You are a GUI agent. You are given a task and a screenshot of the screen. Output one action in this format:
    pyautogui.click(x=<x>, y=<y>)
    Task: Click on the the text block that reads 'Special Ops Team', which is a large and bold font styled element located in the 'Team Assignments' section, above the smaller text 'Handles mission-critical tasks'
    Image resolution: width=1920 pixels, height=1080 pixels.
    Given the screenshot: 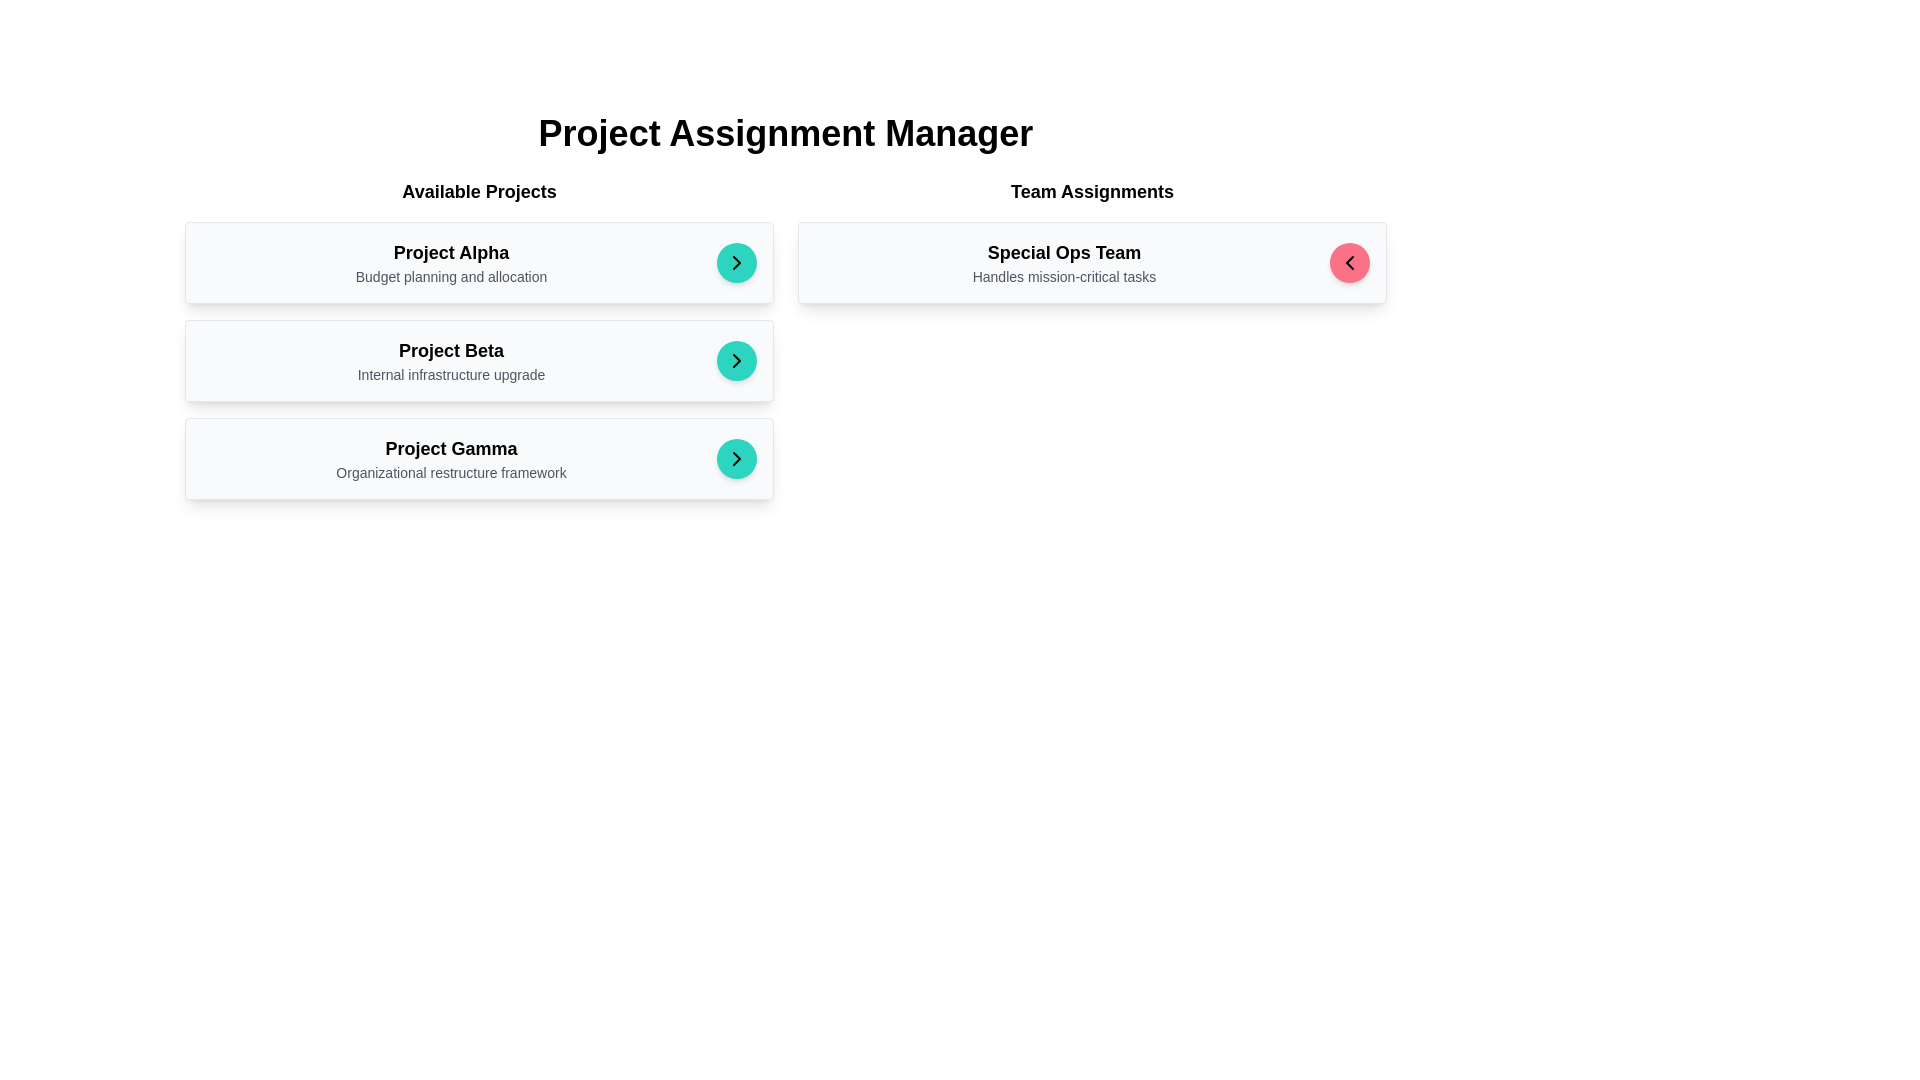 What is the action you would take?
    pyautogui.click(x=1063, y=252)
    